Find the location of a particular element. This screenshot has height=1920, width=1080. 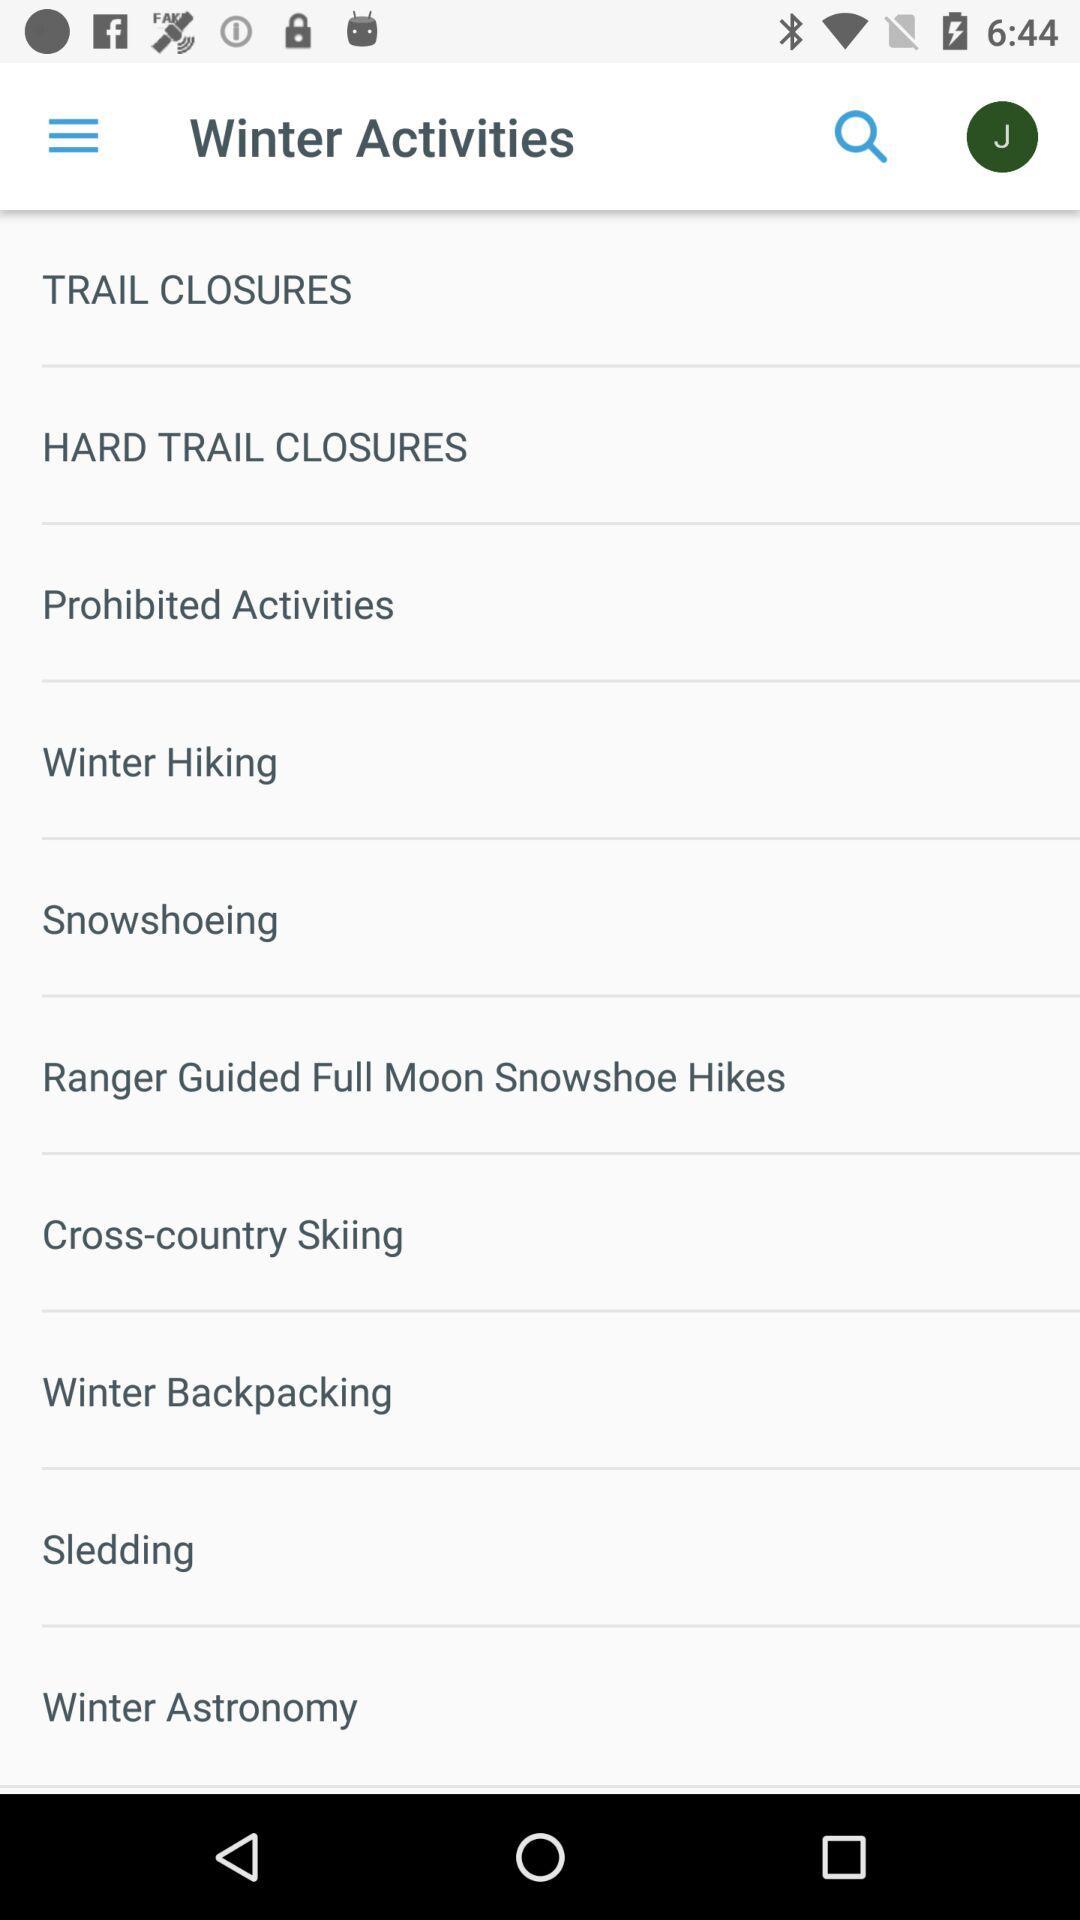

icon next to the winter activities item is located at coordinates (72, 135).